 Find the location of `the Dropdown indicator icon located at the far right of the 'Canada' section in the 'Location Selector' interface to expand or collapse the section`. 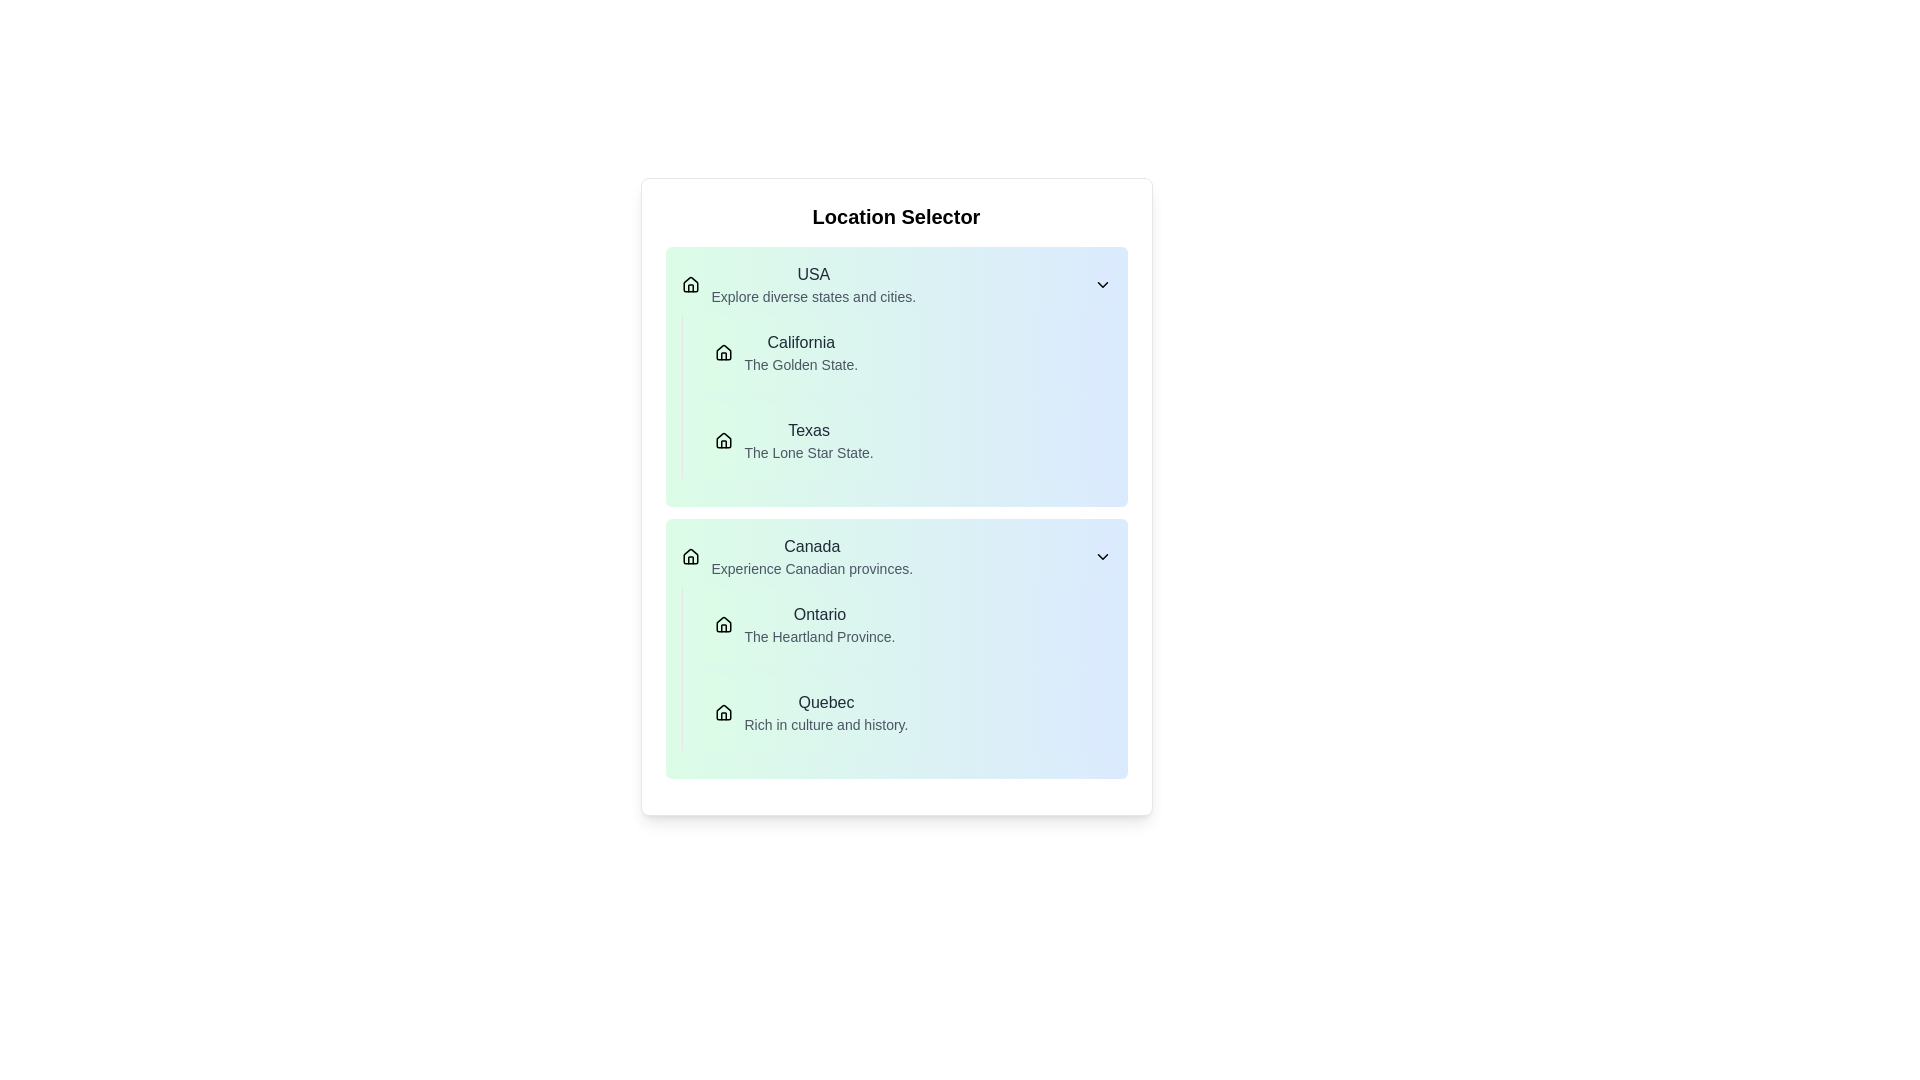

the Dropdown indicator icon located at the far right of the 'Canada' section in the 'Location Selector' interface to expand or collapse the section is located at coordinates (1101, 556).